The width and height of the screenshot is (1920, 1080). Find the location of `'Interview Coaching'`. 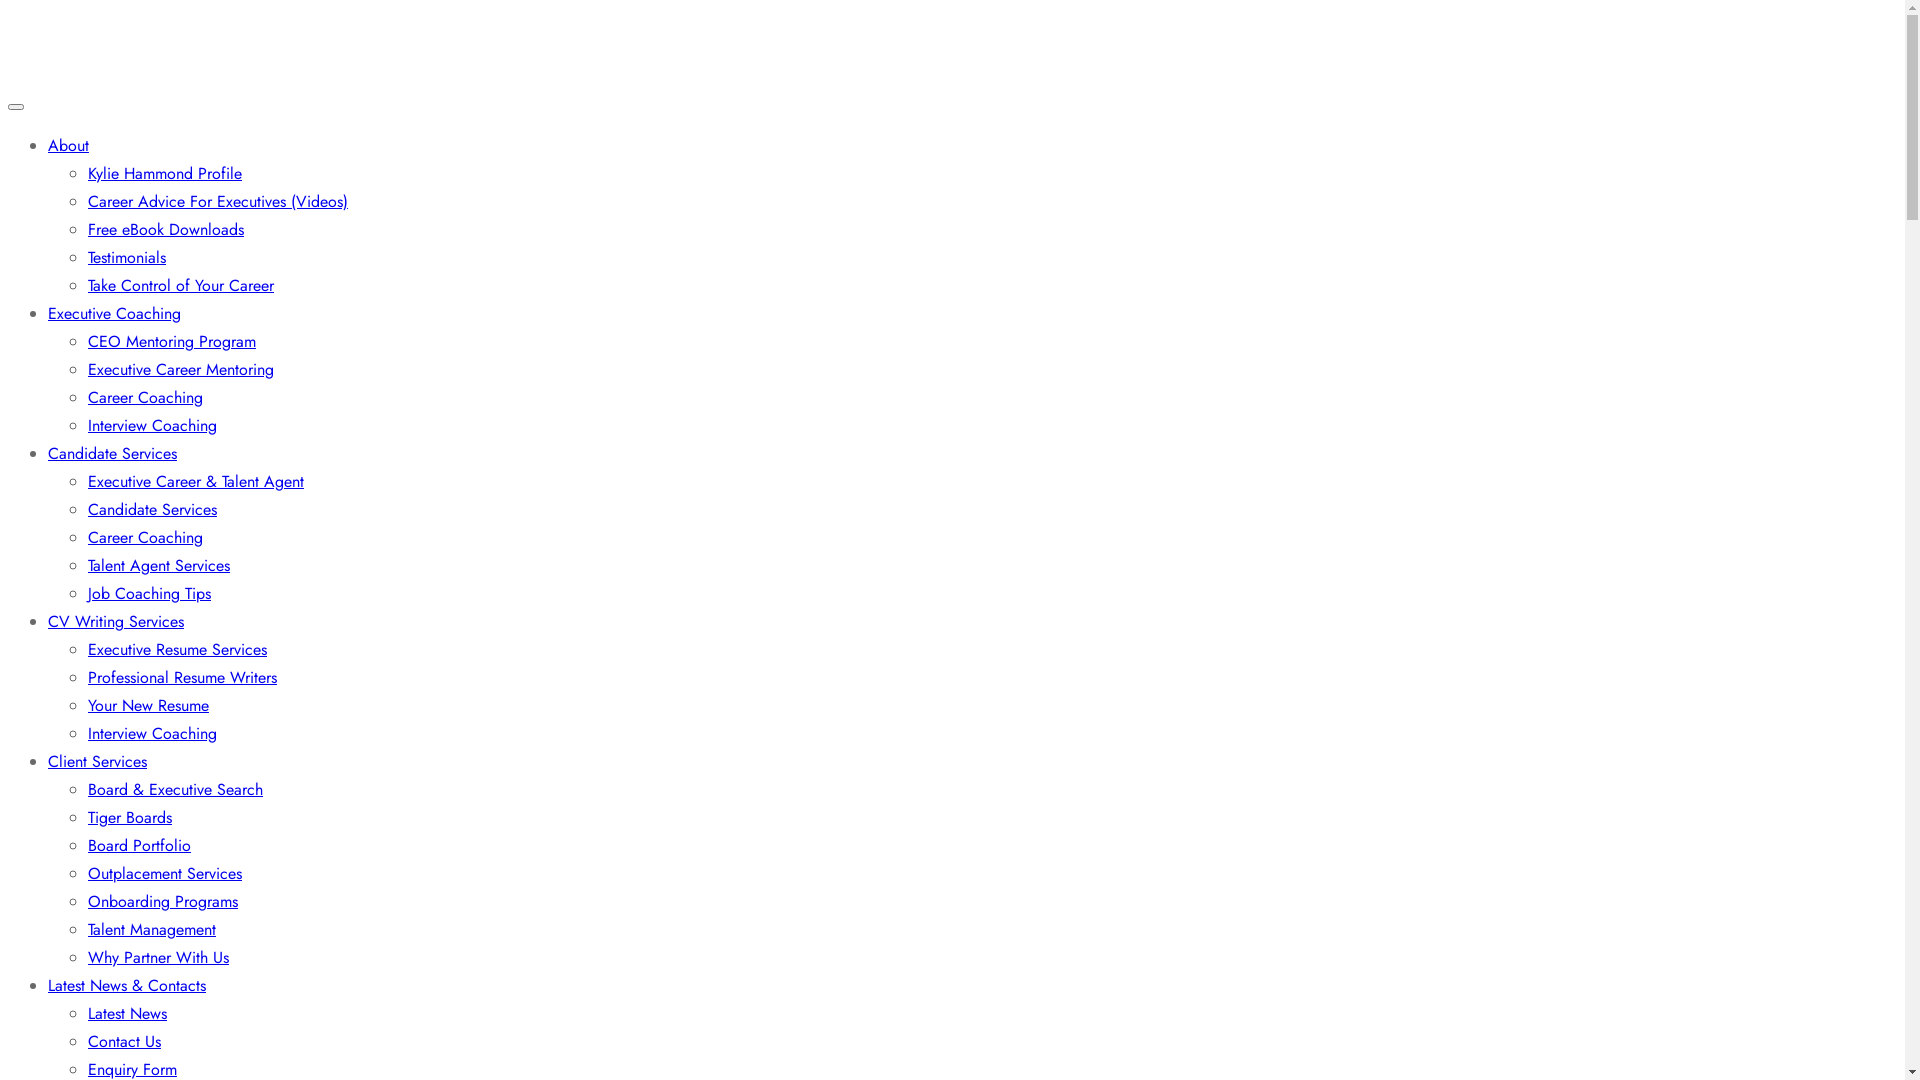

'Interview Coaching' is located at coordinates (151, 733).